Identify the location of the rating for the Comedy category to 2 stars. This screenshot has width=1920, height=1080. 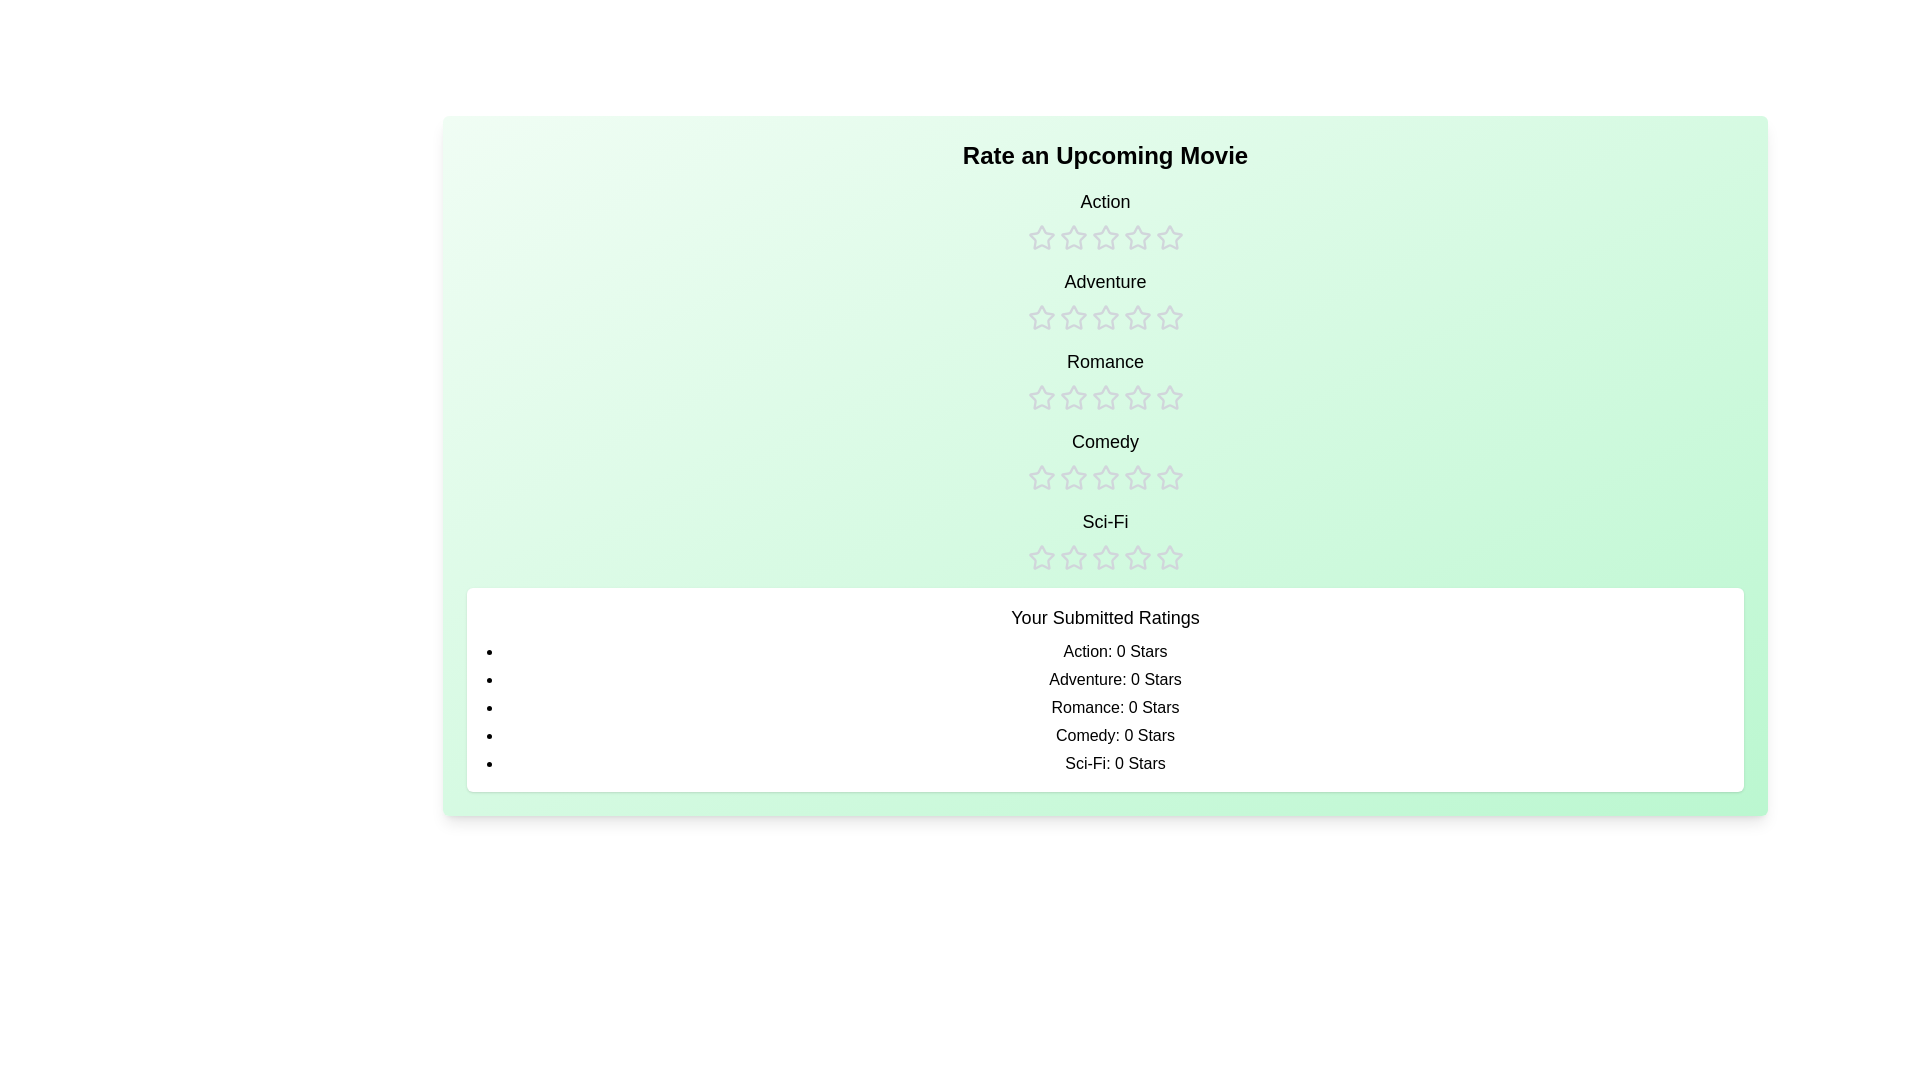
(1072, 459).